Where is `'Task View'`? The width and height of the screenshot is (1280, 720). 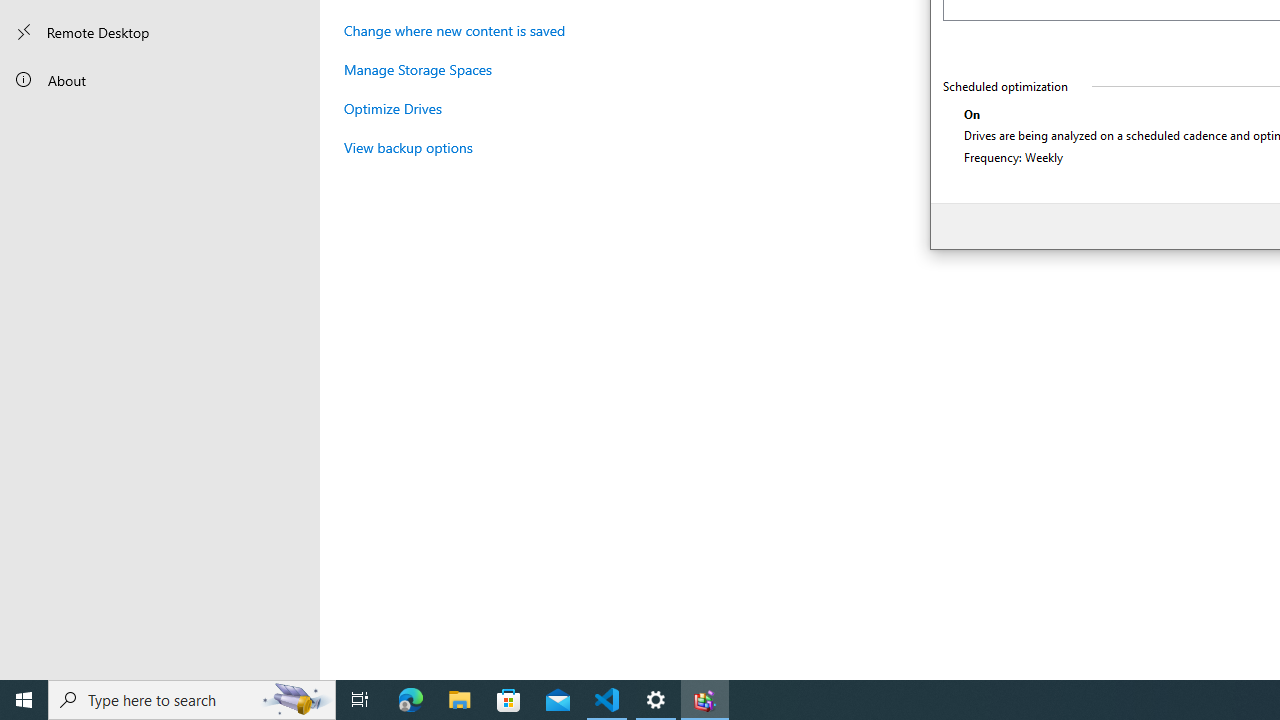 'Task View' is located at coordinates (359, 698).